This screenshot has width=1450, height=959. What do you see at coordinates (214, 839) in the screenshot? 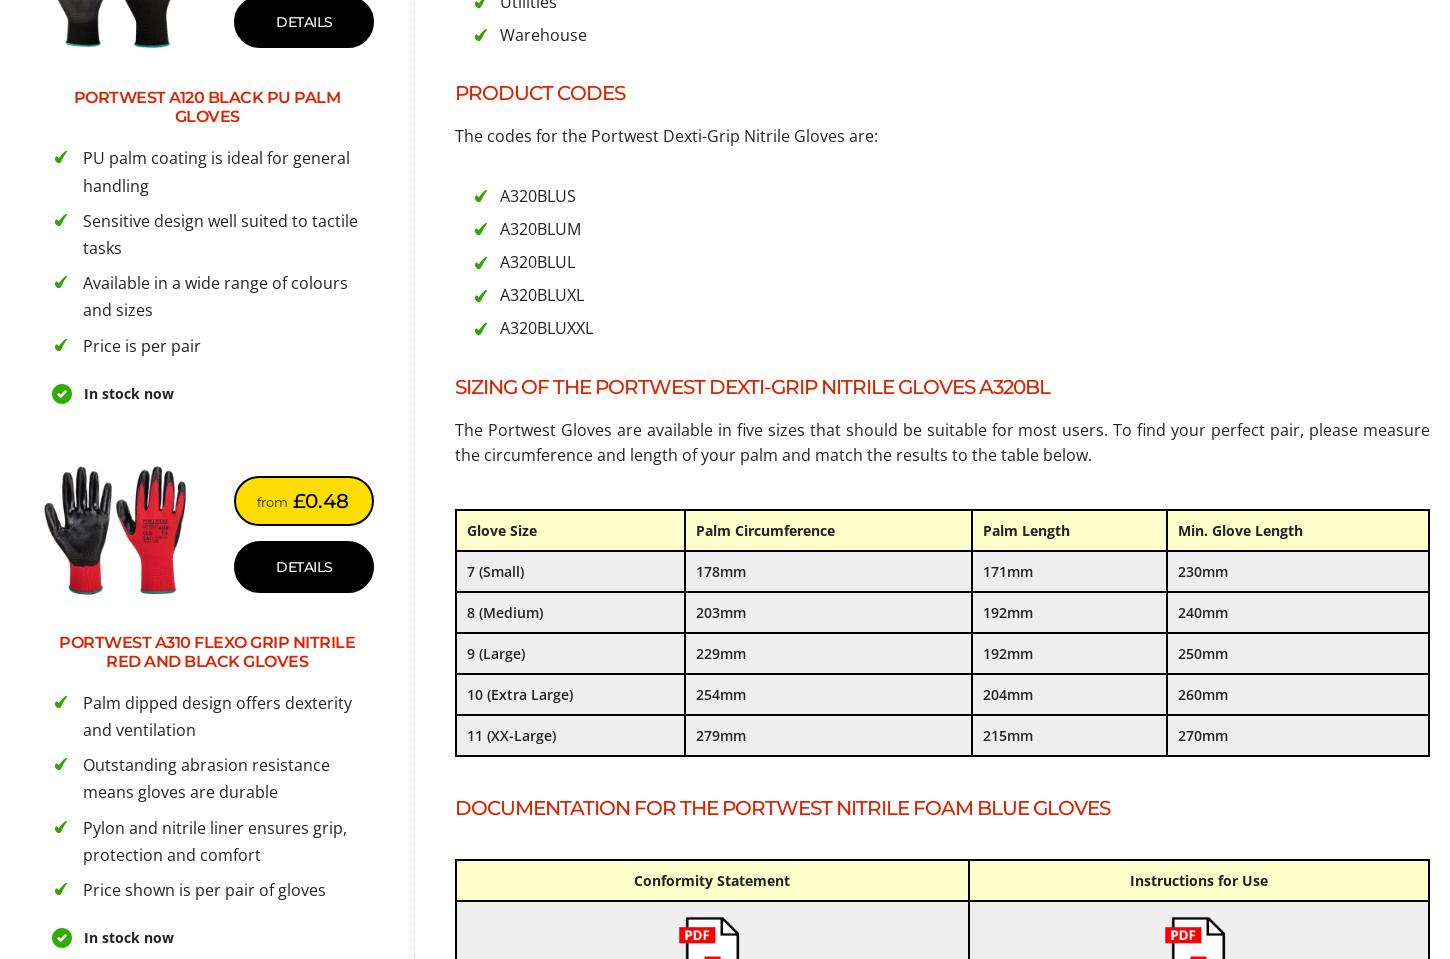
I see `'Pylon and nitrile liner ensures grip, protection and comfort'` at bounding box center [214, 839].